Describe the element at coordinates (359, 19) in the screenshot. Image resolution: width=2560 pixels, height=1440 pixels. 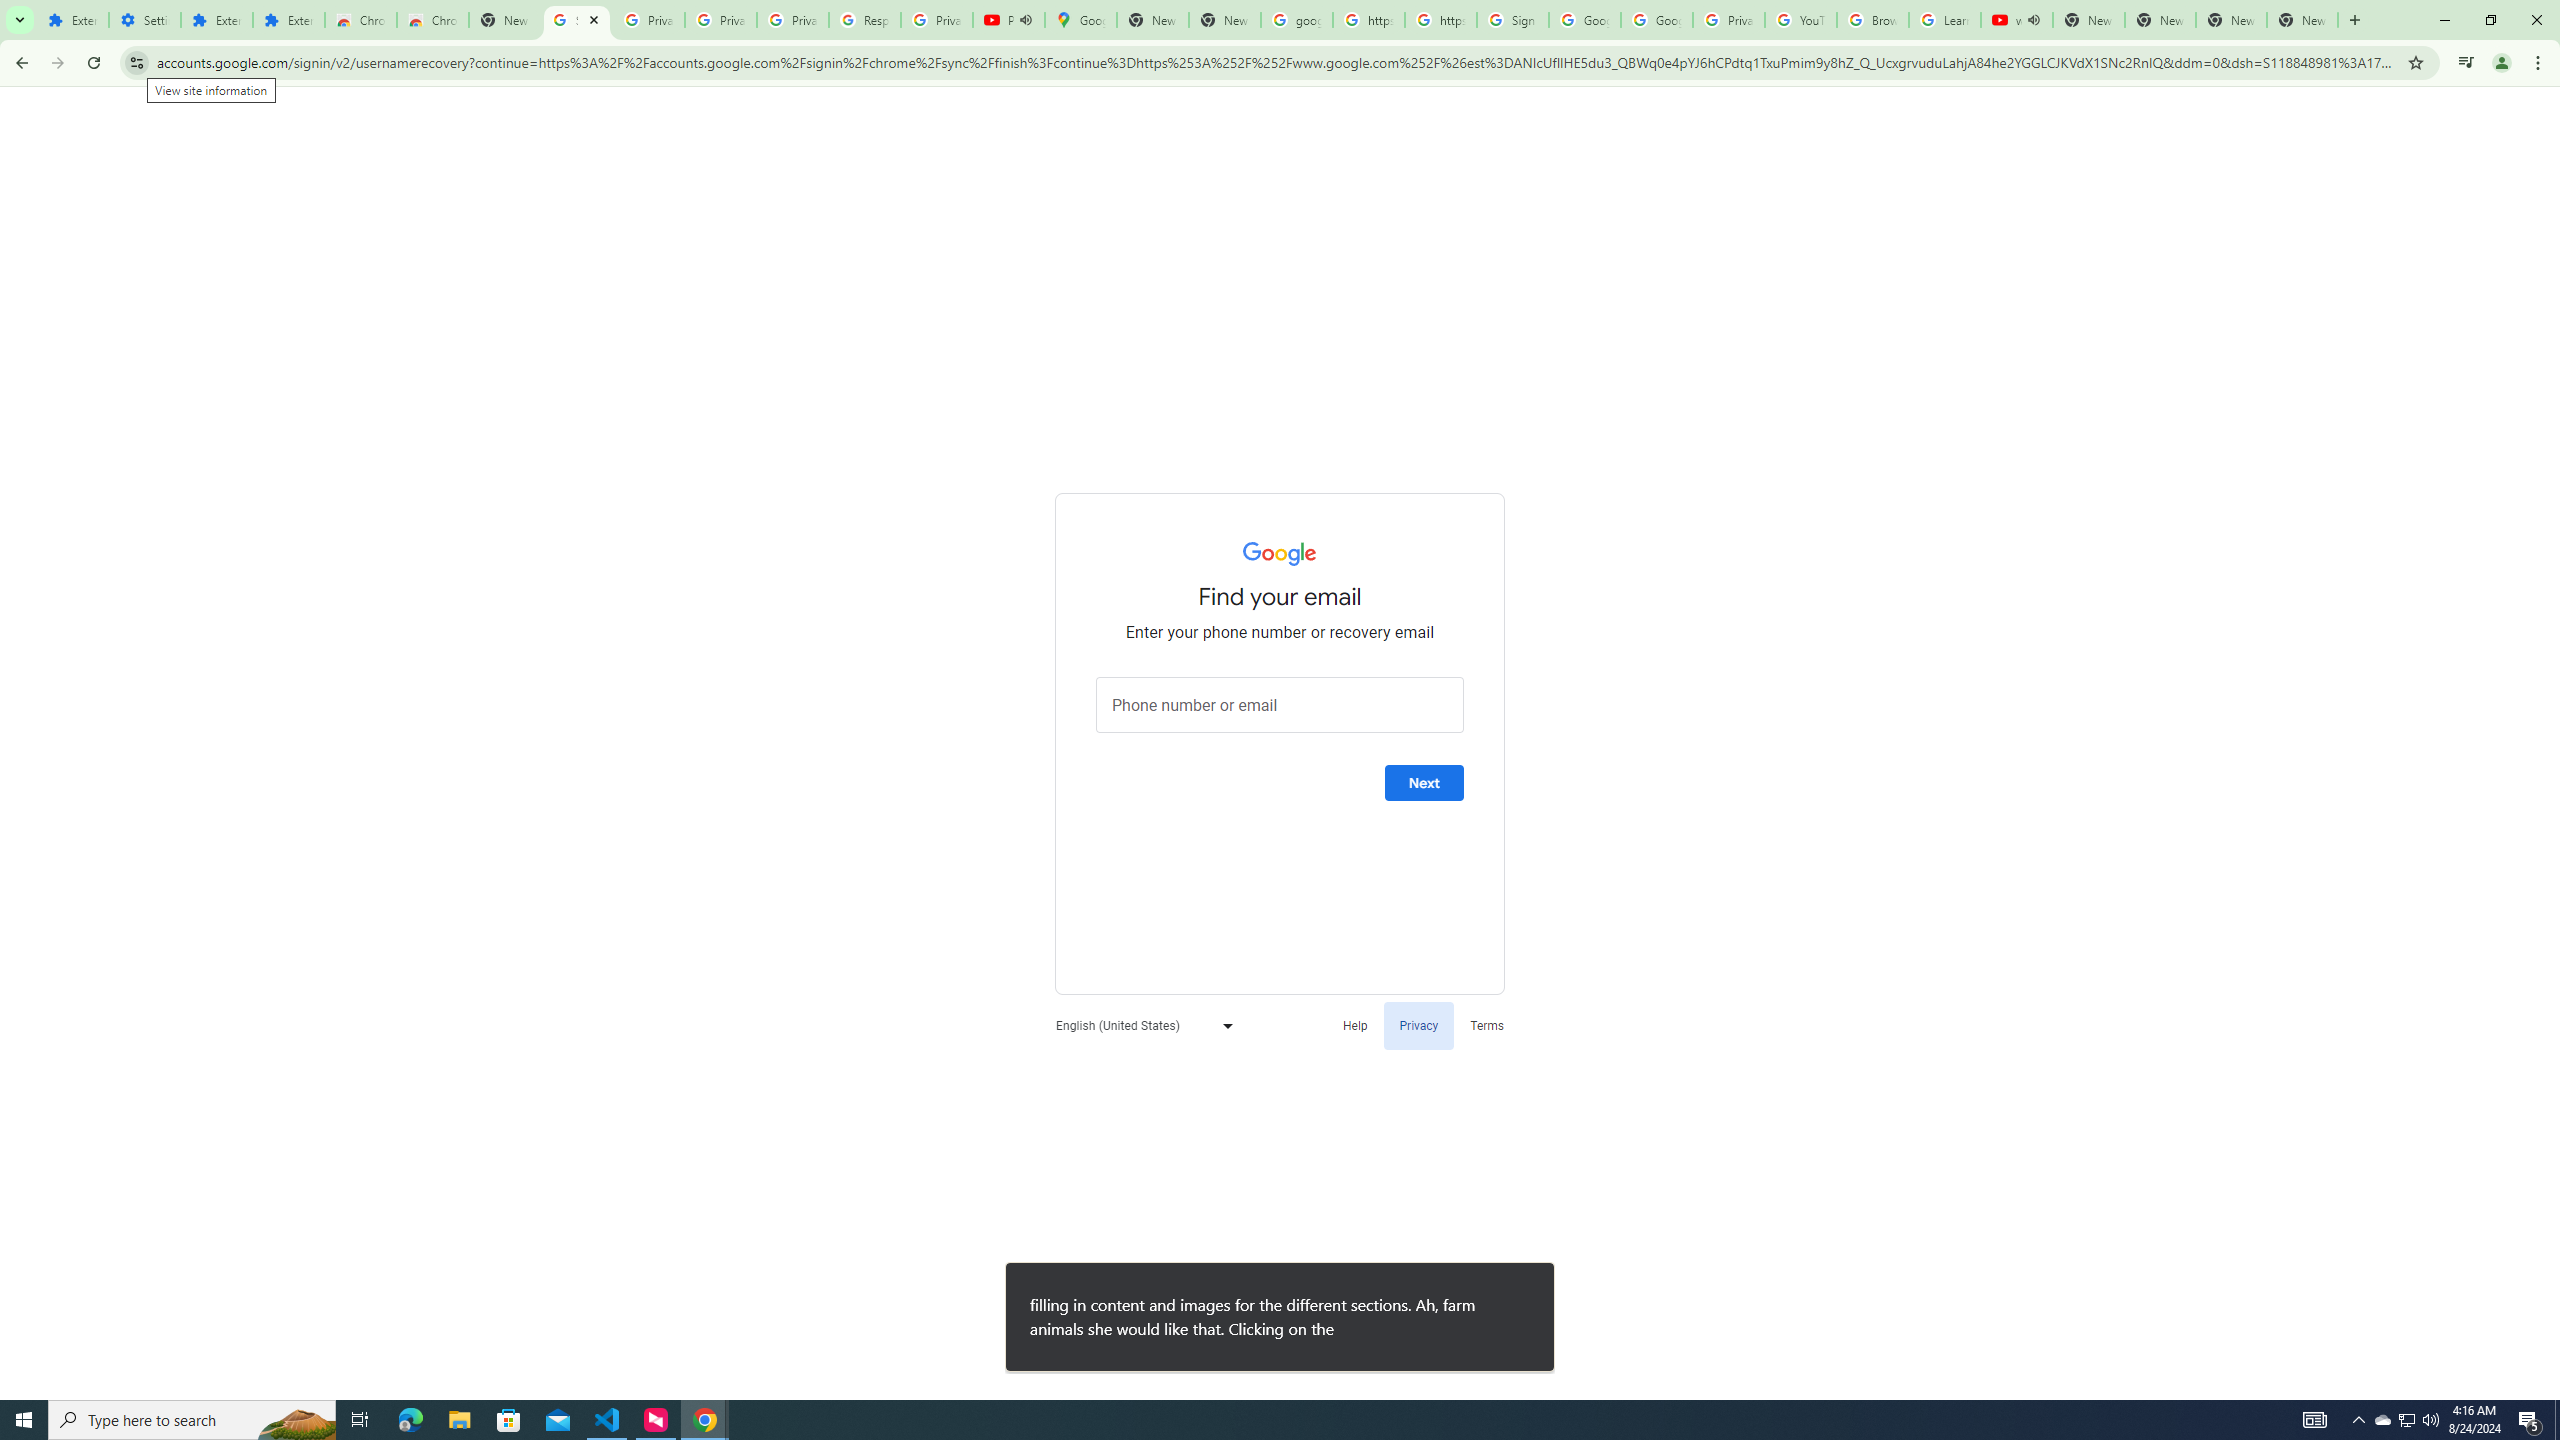
I see `'Chrome Web Store'` at that location.